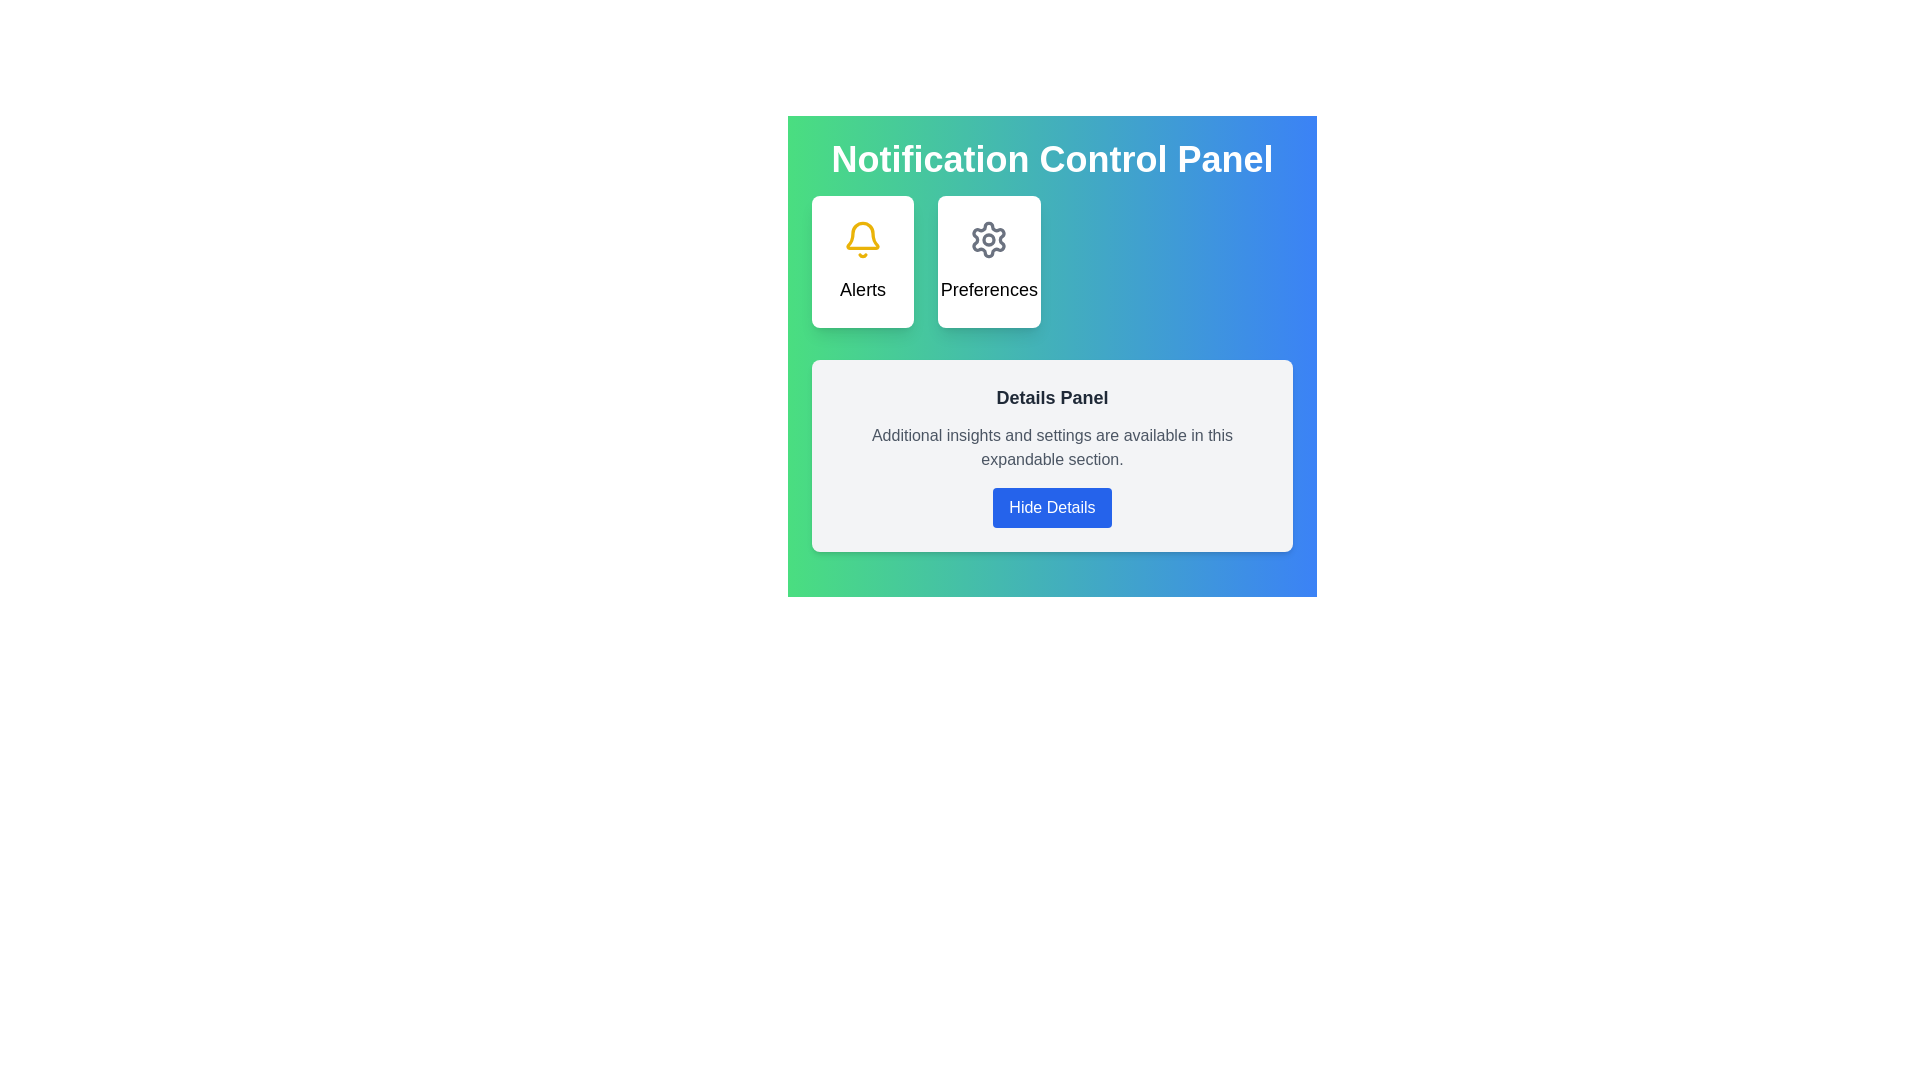 The height and width of the screenshot is (1080, 1920). I want to click on the 'Notification Control Panel' label, which features bold, large white text on a gradient background, positioned at the top center above 'Alerts' and 'Preferences', so click(1051, 158).